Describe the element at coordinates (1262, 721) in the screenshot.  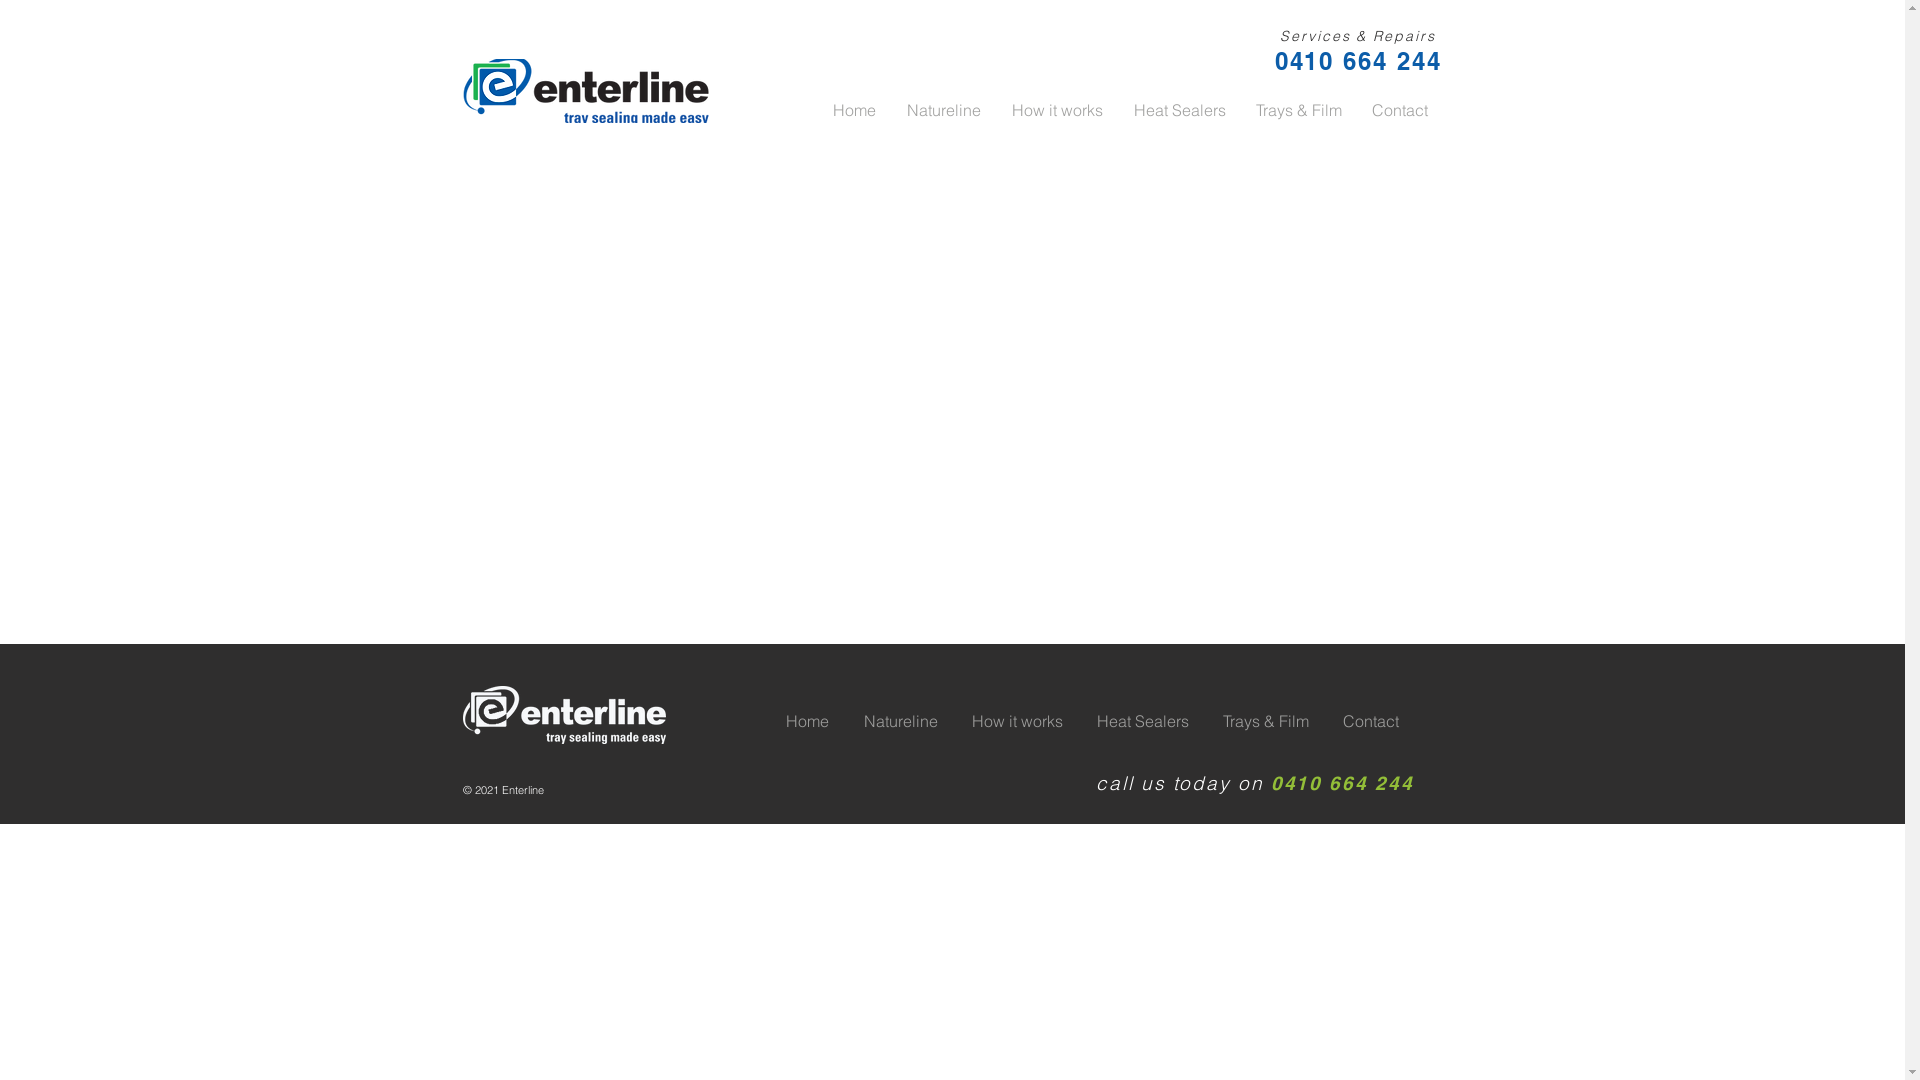
I see `'Trays & Film'` at that location.